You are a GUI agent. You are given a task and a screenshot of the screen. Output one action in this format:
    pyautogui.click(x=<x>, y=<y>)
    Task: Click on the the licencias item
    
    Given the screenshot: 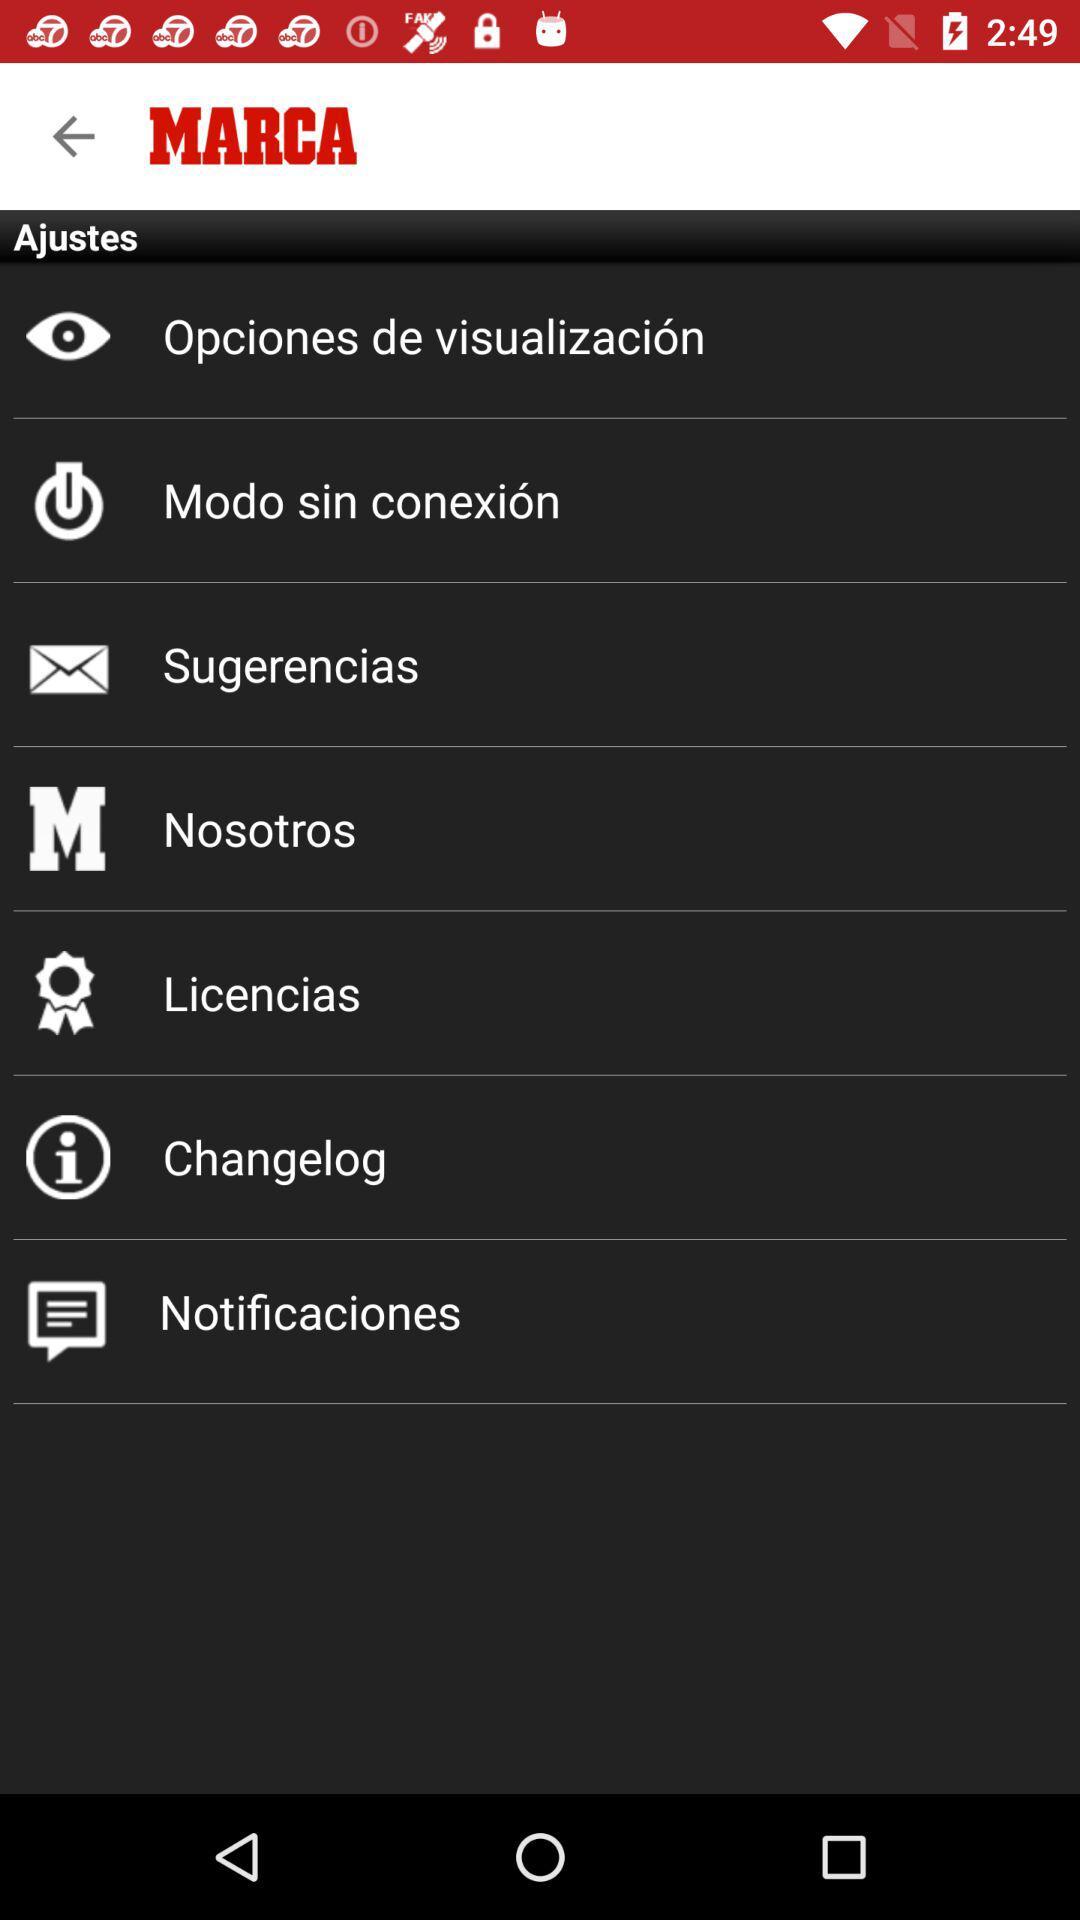 What is the action you would take?
    pyautogui.click(x=540, y=993)
    